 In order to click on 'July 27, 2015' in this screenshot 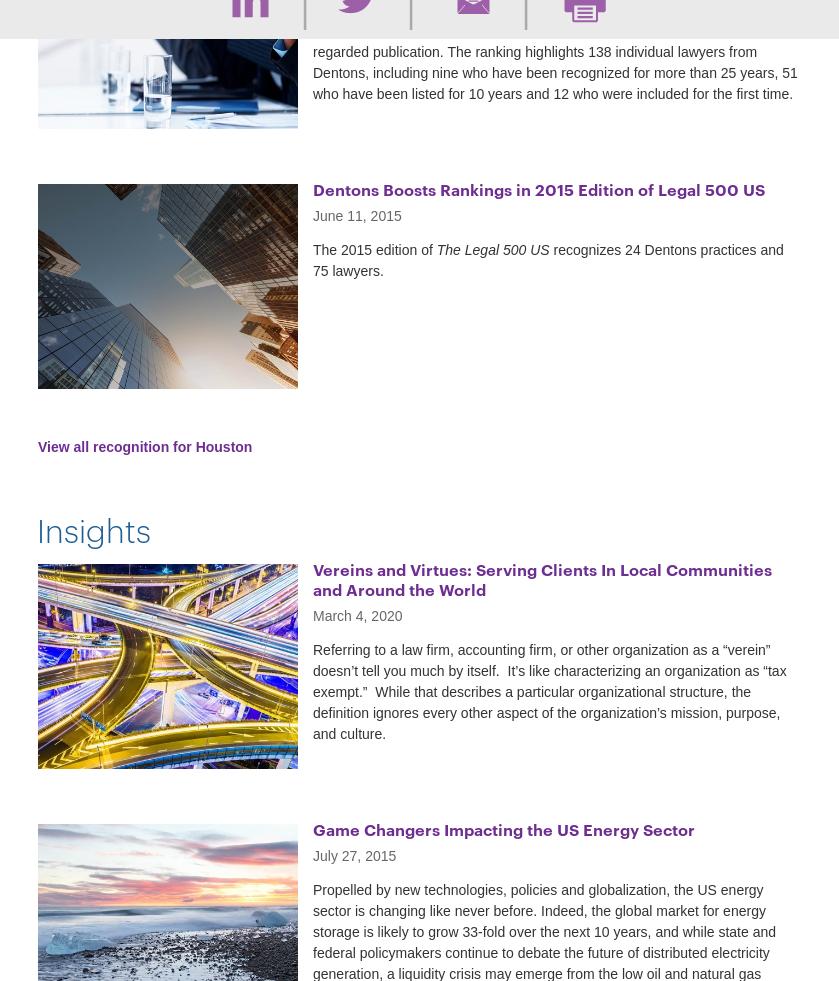, I will do `click(354, 856)`.